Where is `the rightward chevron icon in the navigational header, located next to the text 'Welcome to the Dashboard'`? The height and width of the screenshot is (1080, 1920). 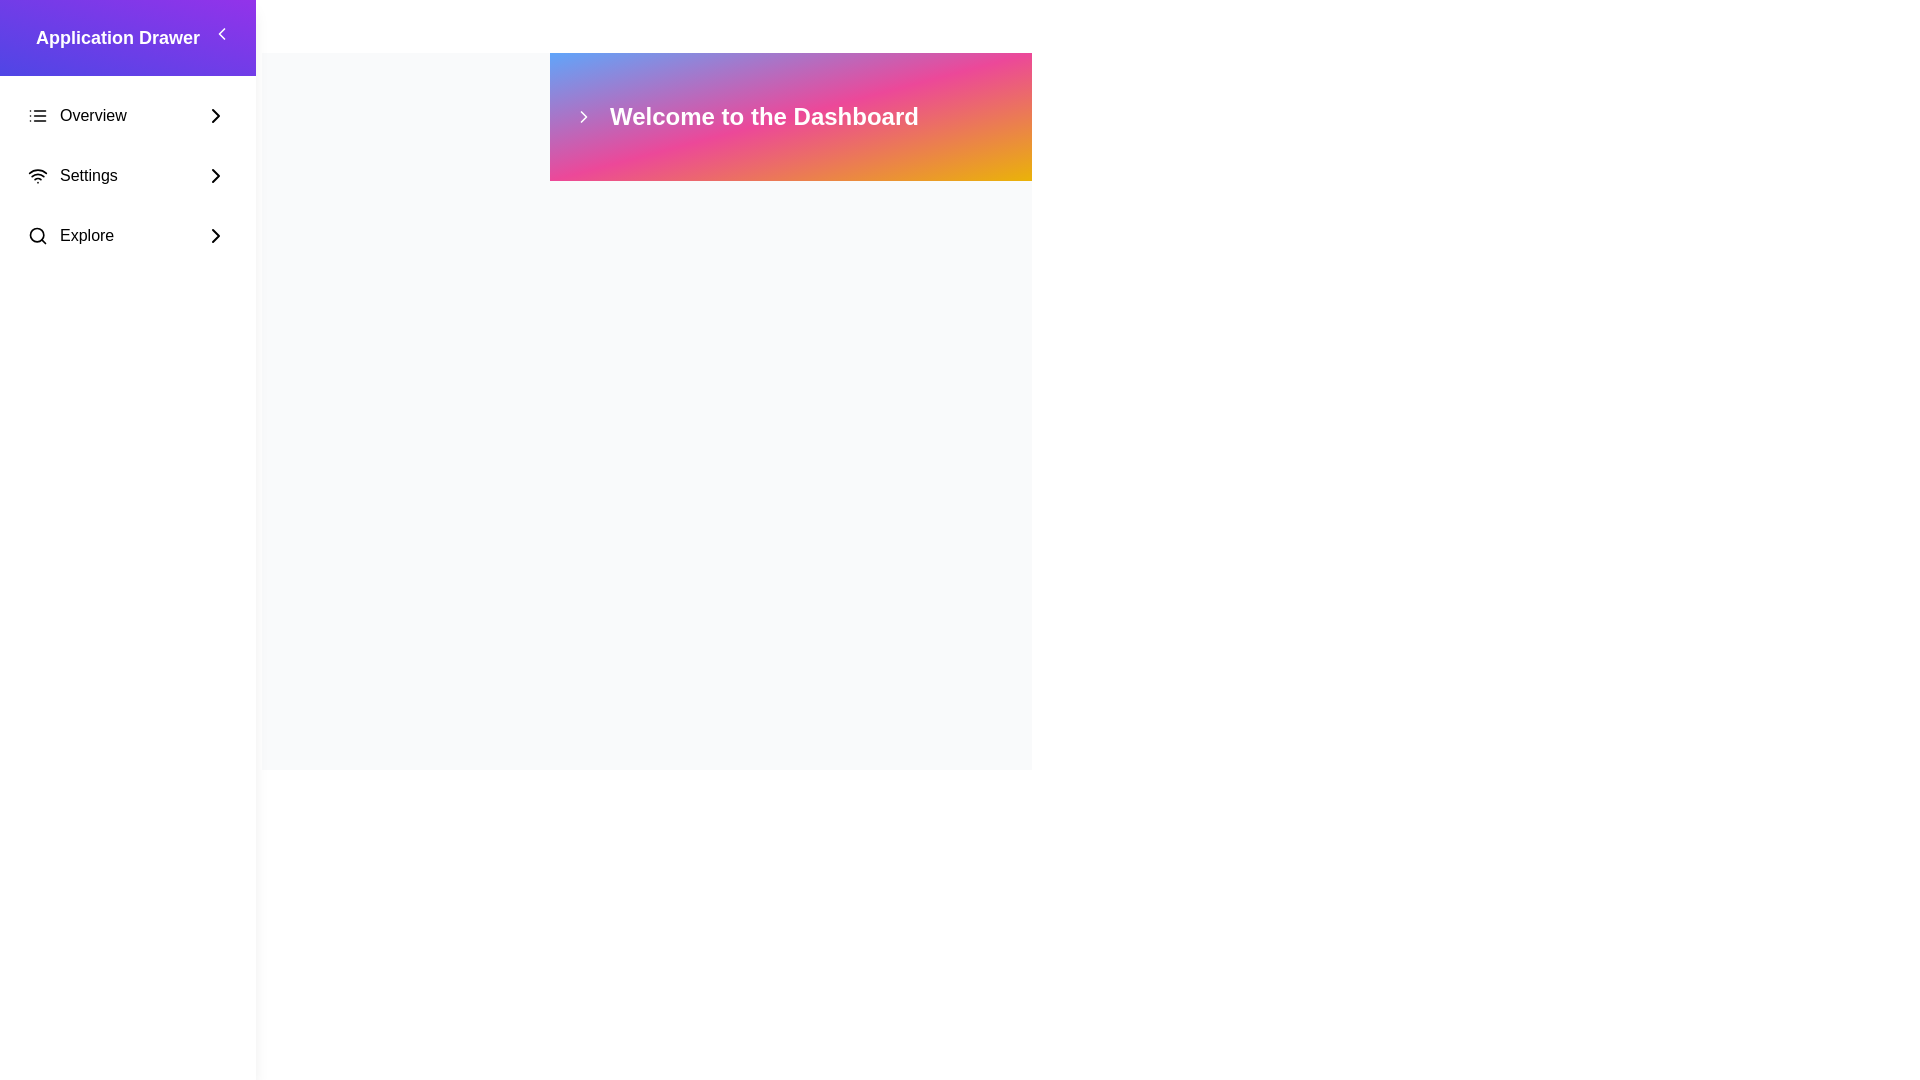
the rightward chevron icon in the navigational header, located next to the text 'Welcome to the Dashboard' is located at coordinates (583, 116).